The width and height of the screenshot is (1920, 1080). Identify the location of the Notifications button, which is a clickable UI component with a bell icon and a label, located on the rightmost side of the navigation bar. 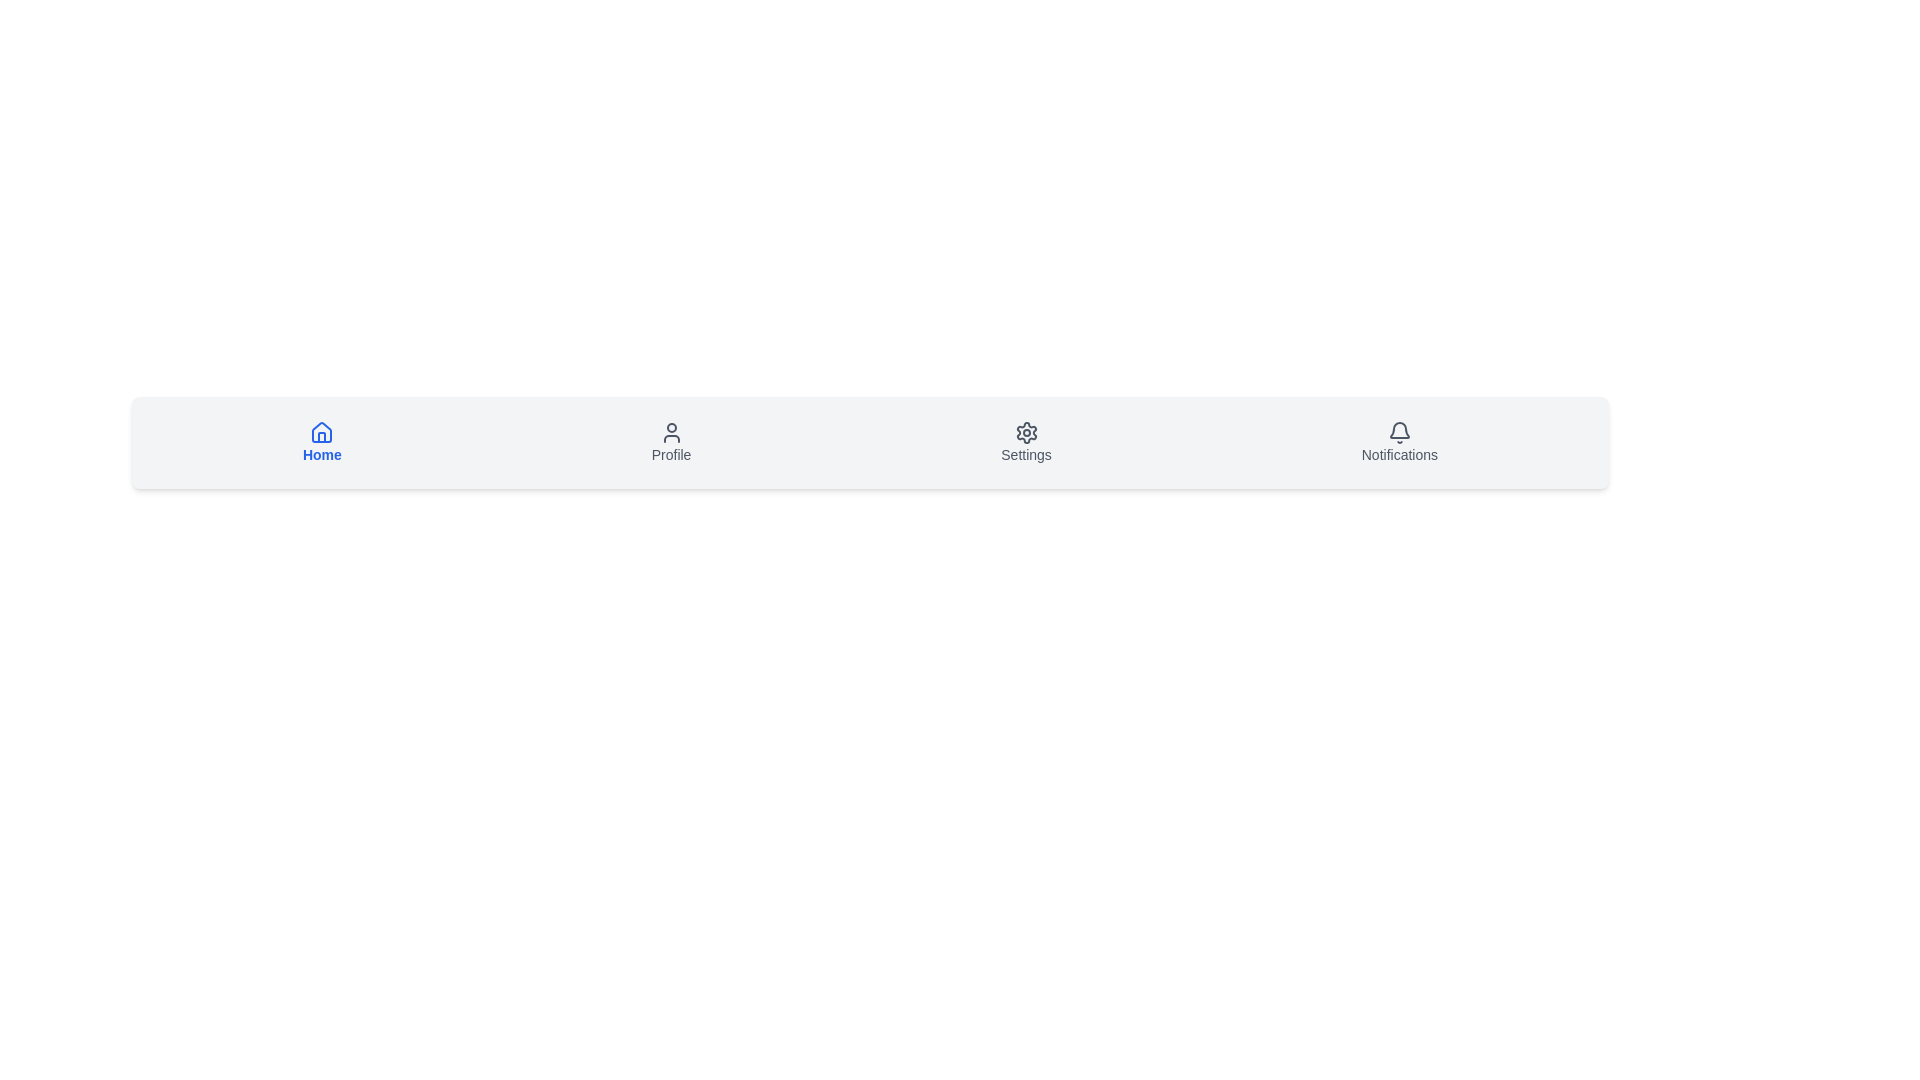
(1398, 442).